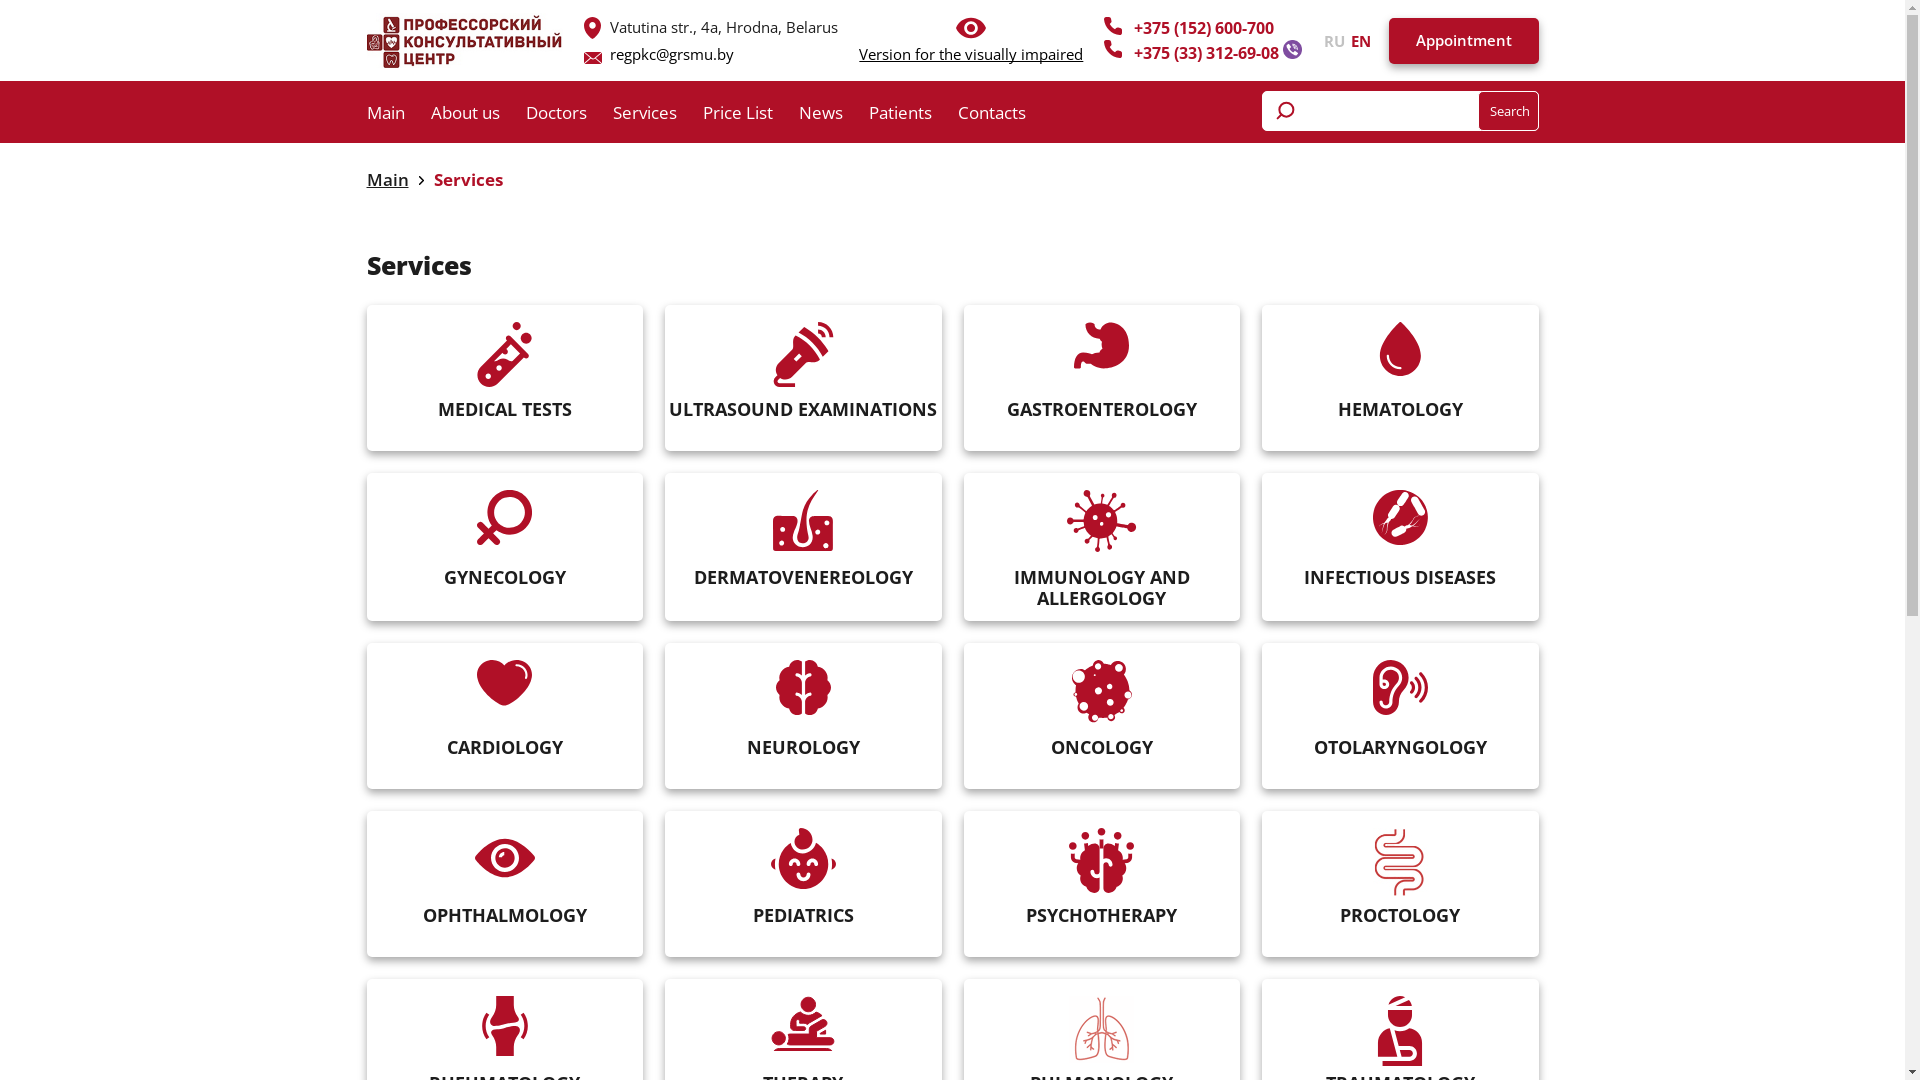  Describe the element at coordinates (1399, 883) in the screenshot. I see `'PROCTOLOGY'` at that location.